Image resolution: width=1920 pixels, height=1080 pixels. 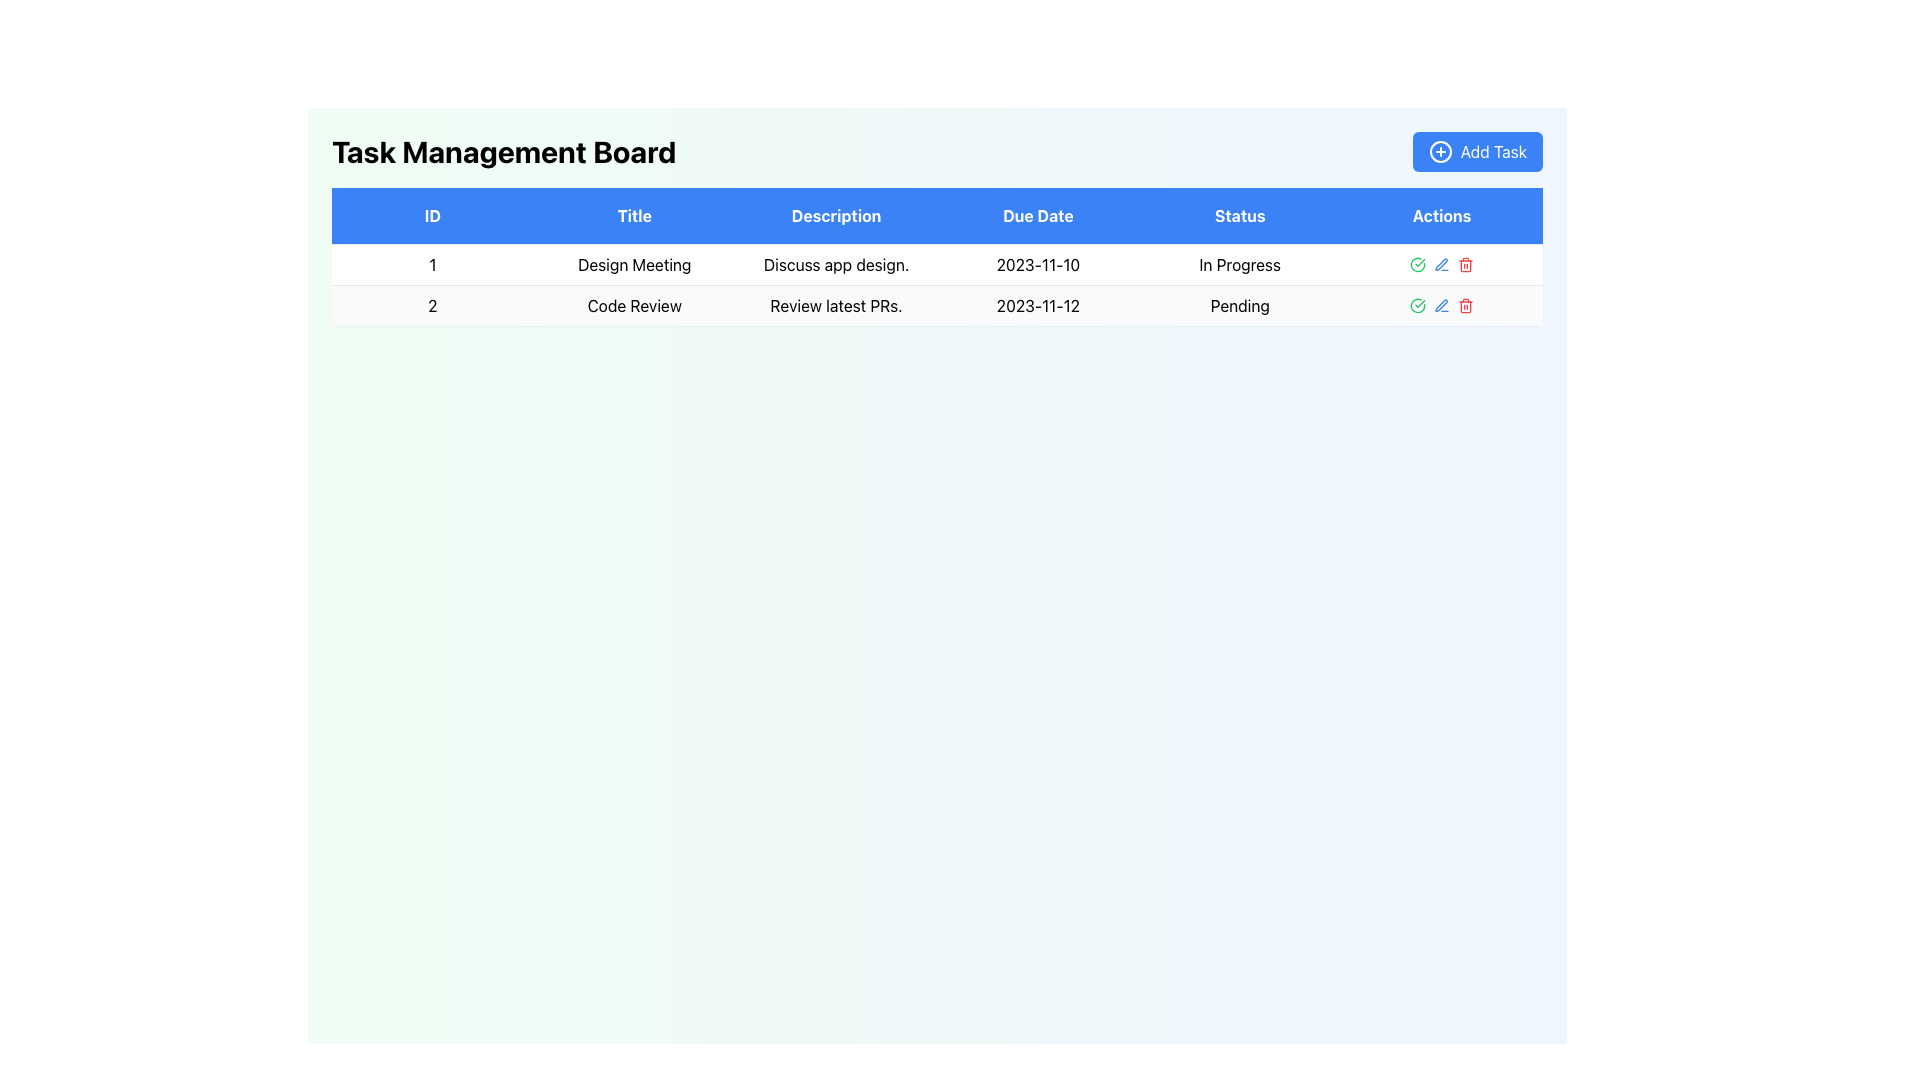 I want to click on the green checkmark icon in the interactive toolbar located in the last cell of the second row of the data table, aligned with the 'Pending' status, so click(x=1442, y=305).